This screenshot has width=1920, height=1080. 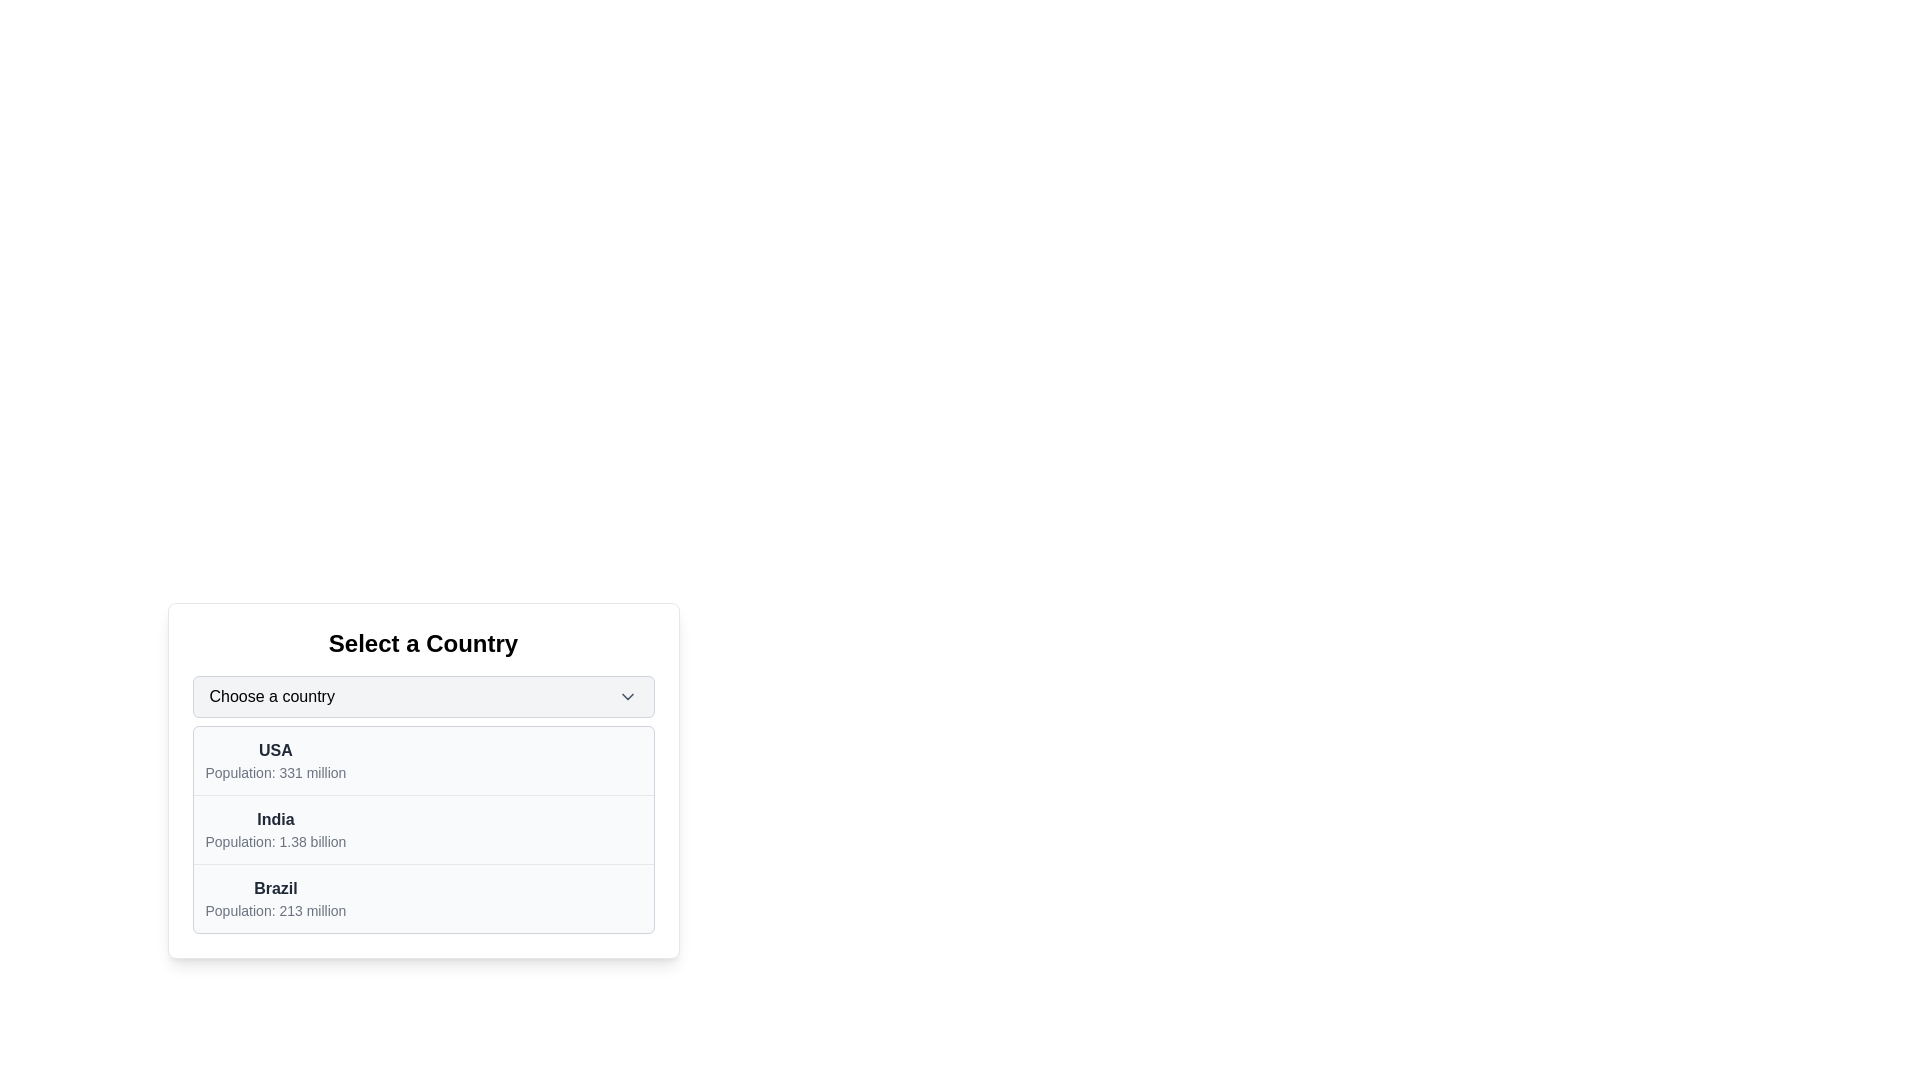 I want to click on the selectable list item labeled 'India' which displays 'Population: 1.38 billion' in a dropdown menu of country entries, so click(x=274, y=829).